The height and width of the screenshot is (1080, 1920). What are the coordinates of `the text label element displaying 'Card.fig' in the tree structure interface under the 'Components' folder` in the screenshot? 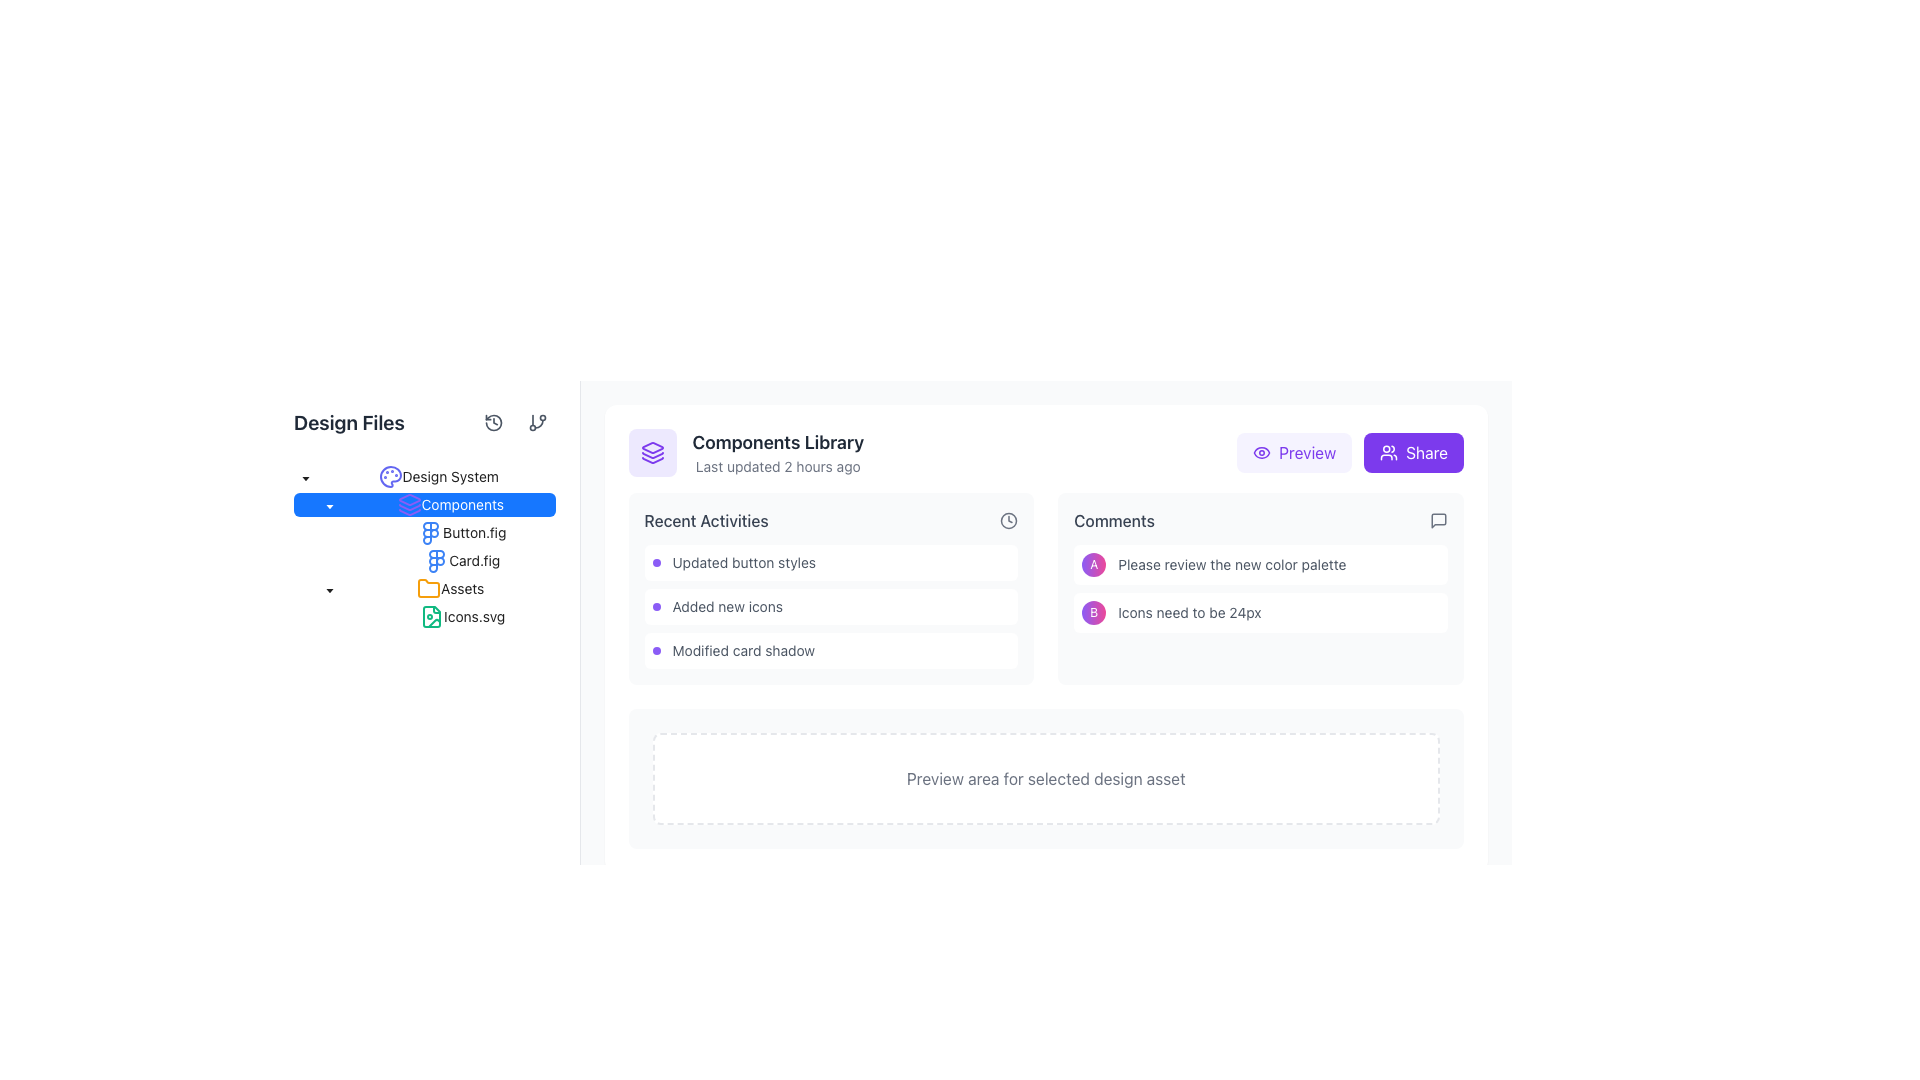 It's located at (473, 560).